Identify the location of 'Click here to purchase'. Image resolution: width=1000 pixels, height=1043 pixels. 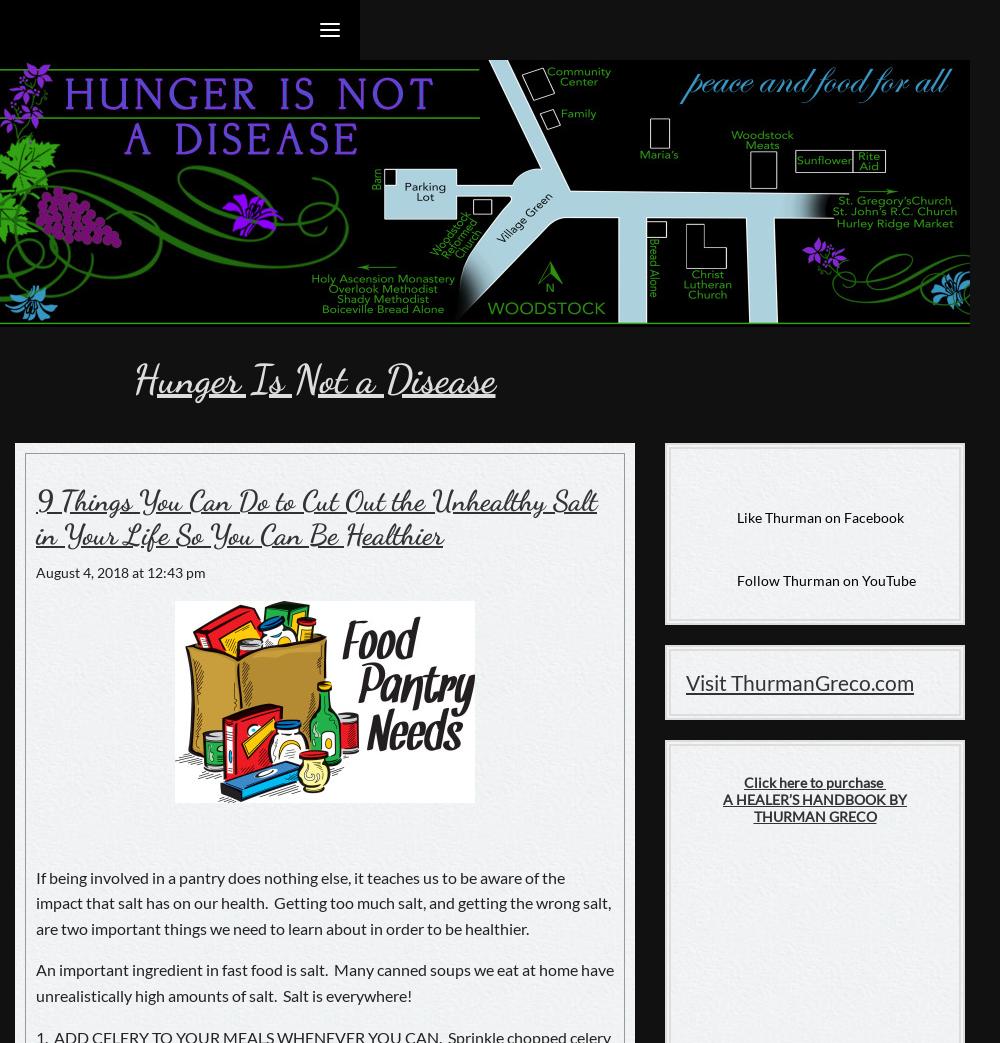
(814, 781).